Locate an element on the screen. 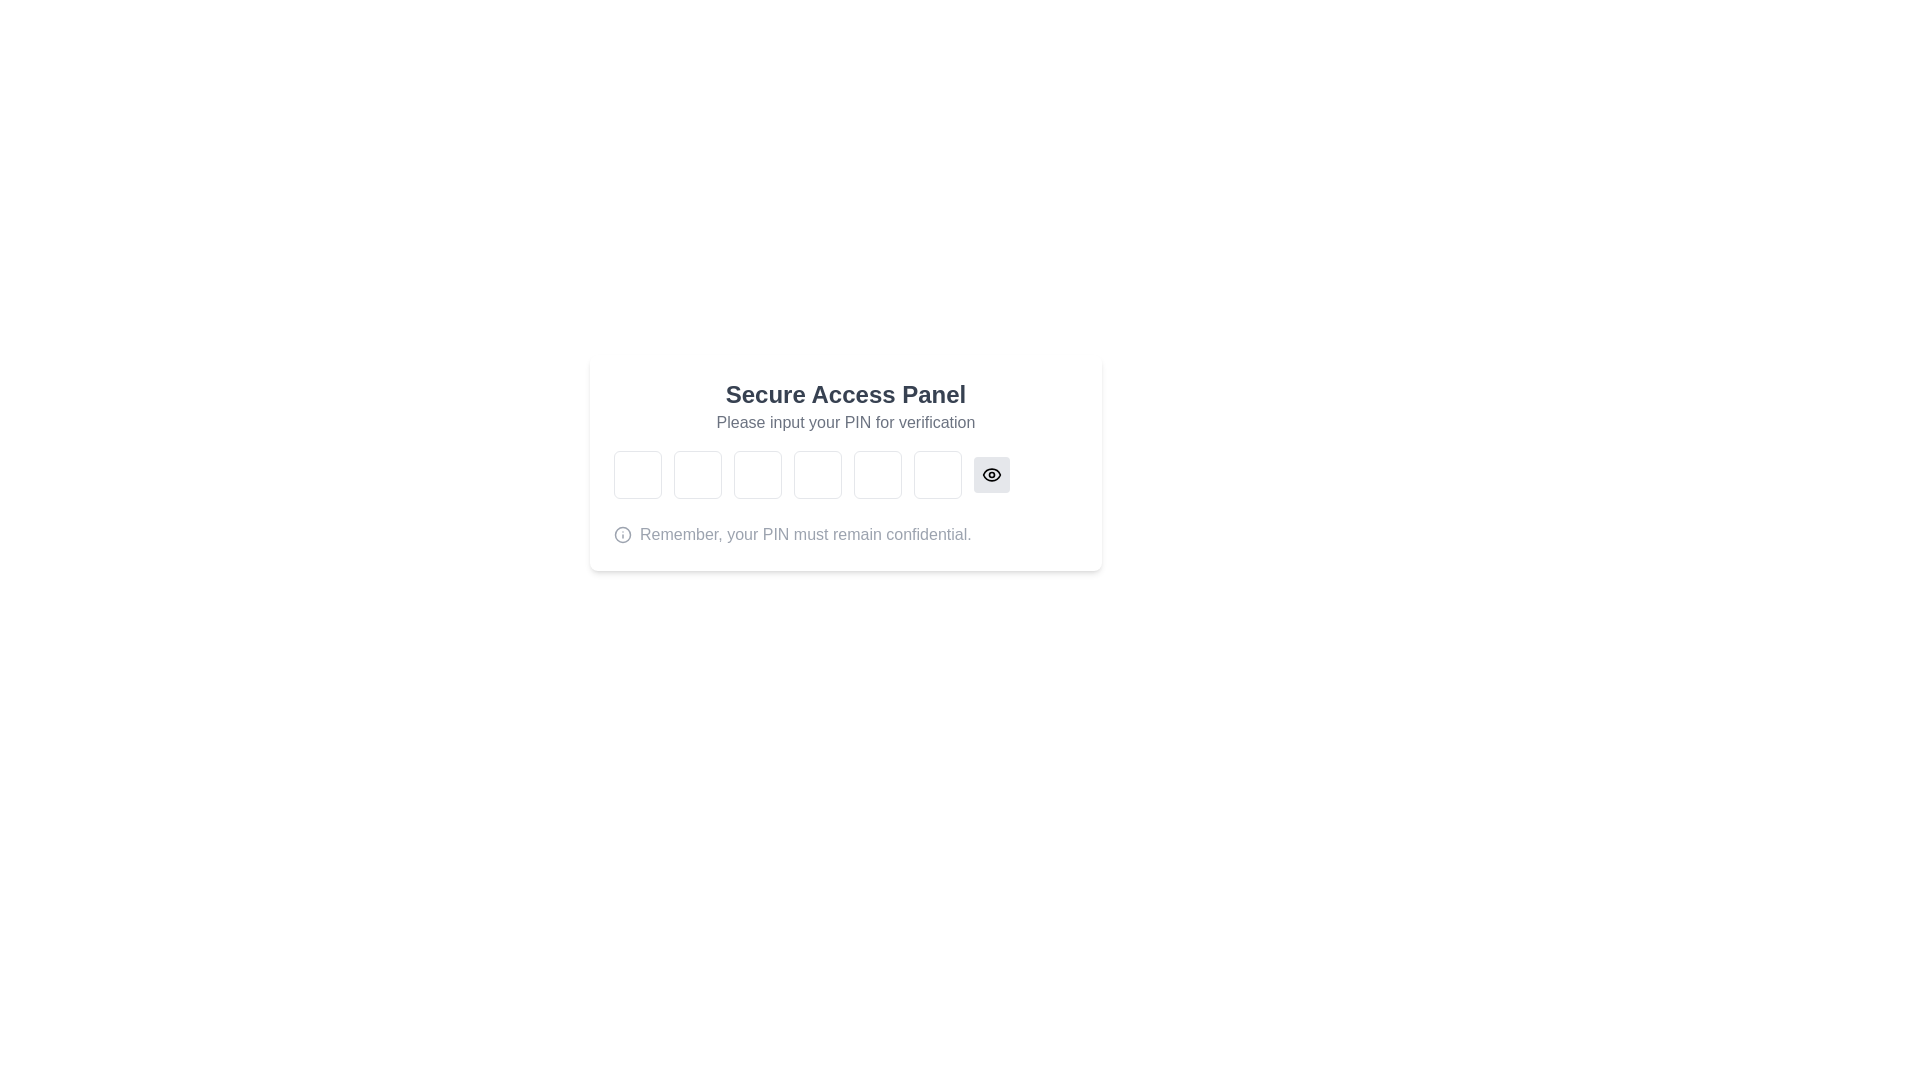 This screenshot has width=1920, height=1080. the text label that reads 'Please input your PIN for verification', which is styled in light gray and part of a secure access panel interface is located at coordinates (845, 422).